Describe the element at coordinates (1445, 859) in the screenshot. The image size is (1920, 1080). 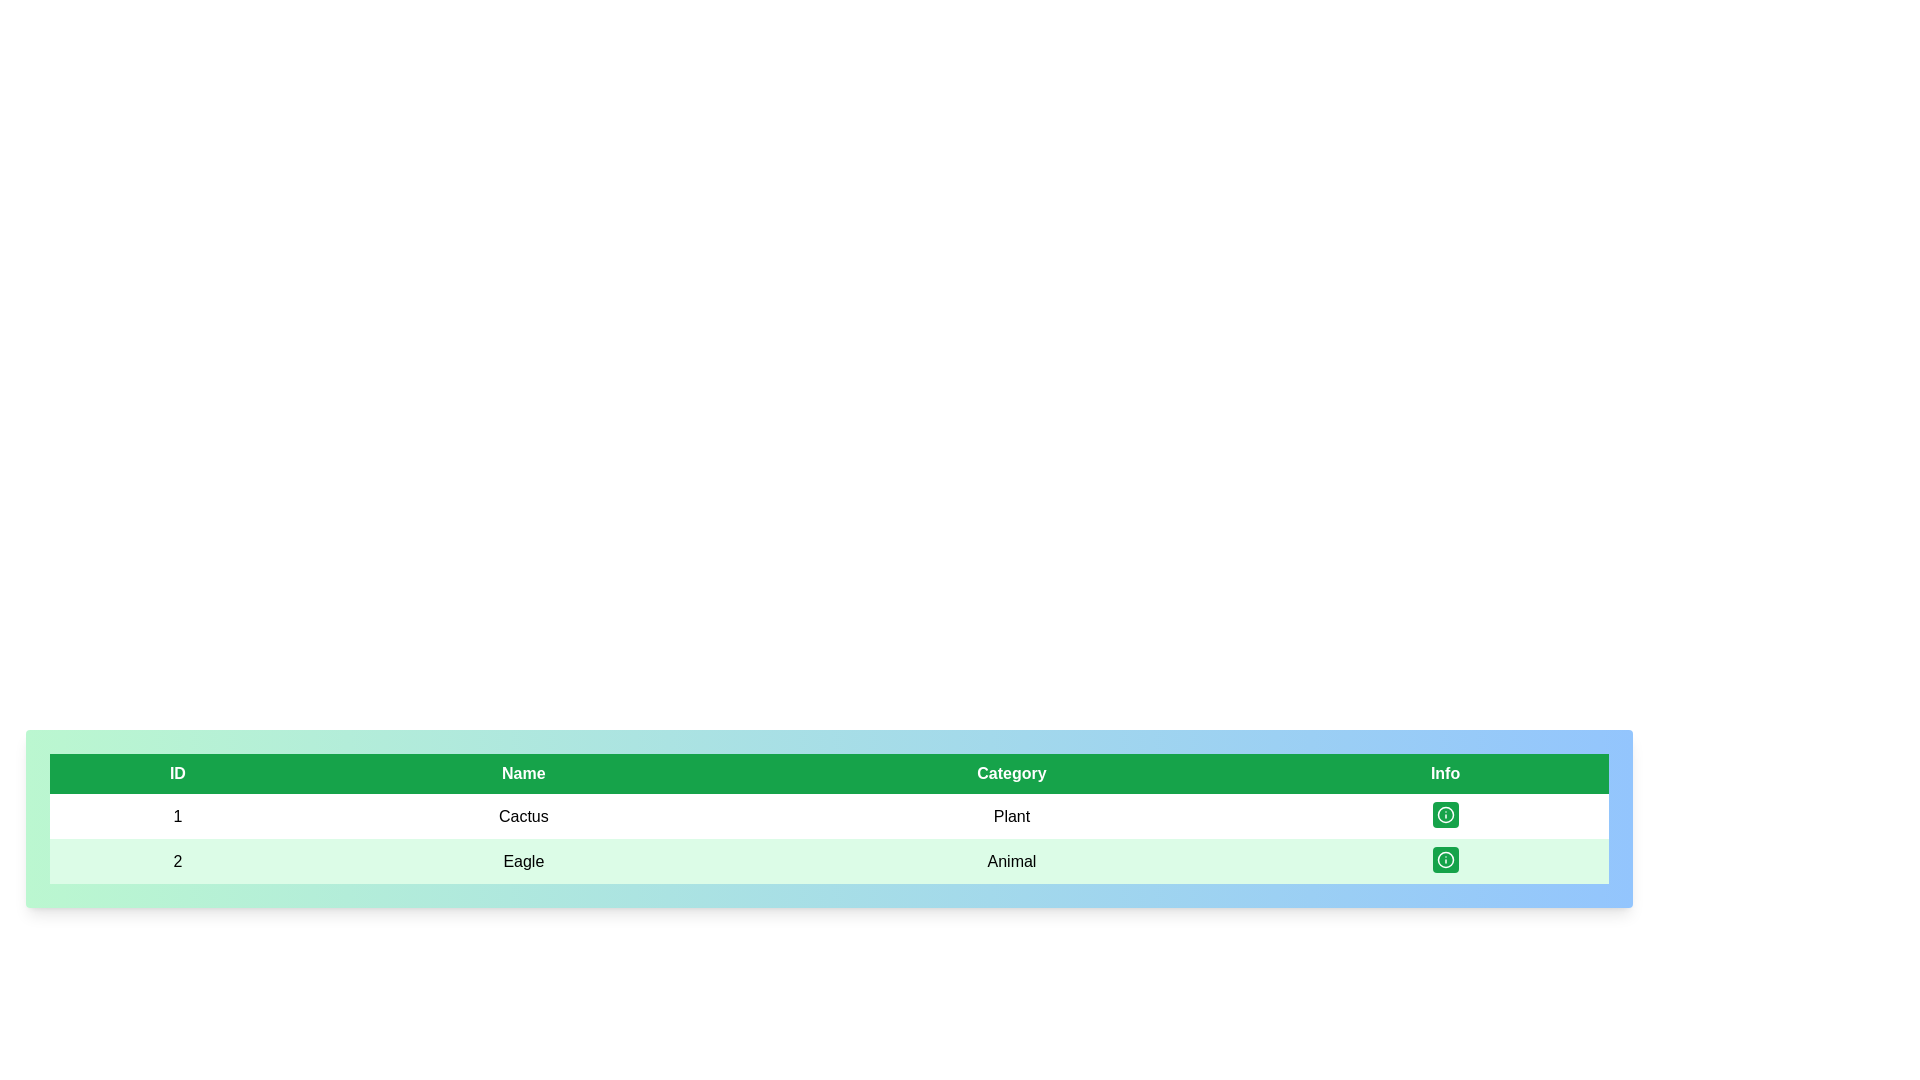
I see `the 'information' button located in the 'Info' column of the table for the 'Eagle' entry, positioned to the rightmost side and below the button for 'Cactus'` at that location.